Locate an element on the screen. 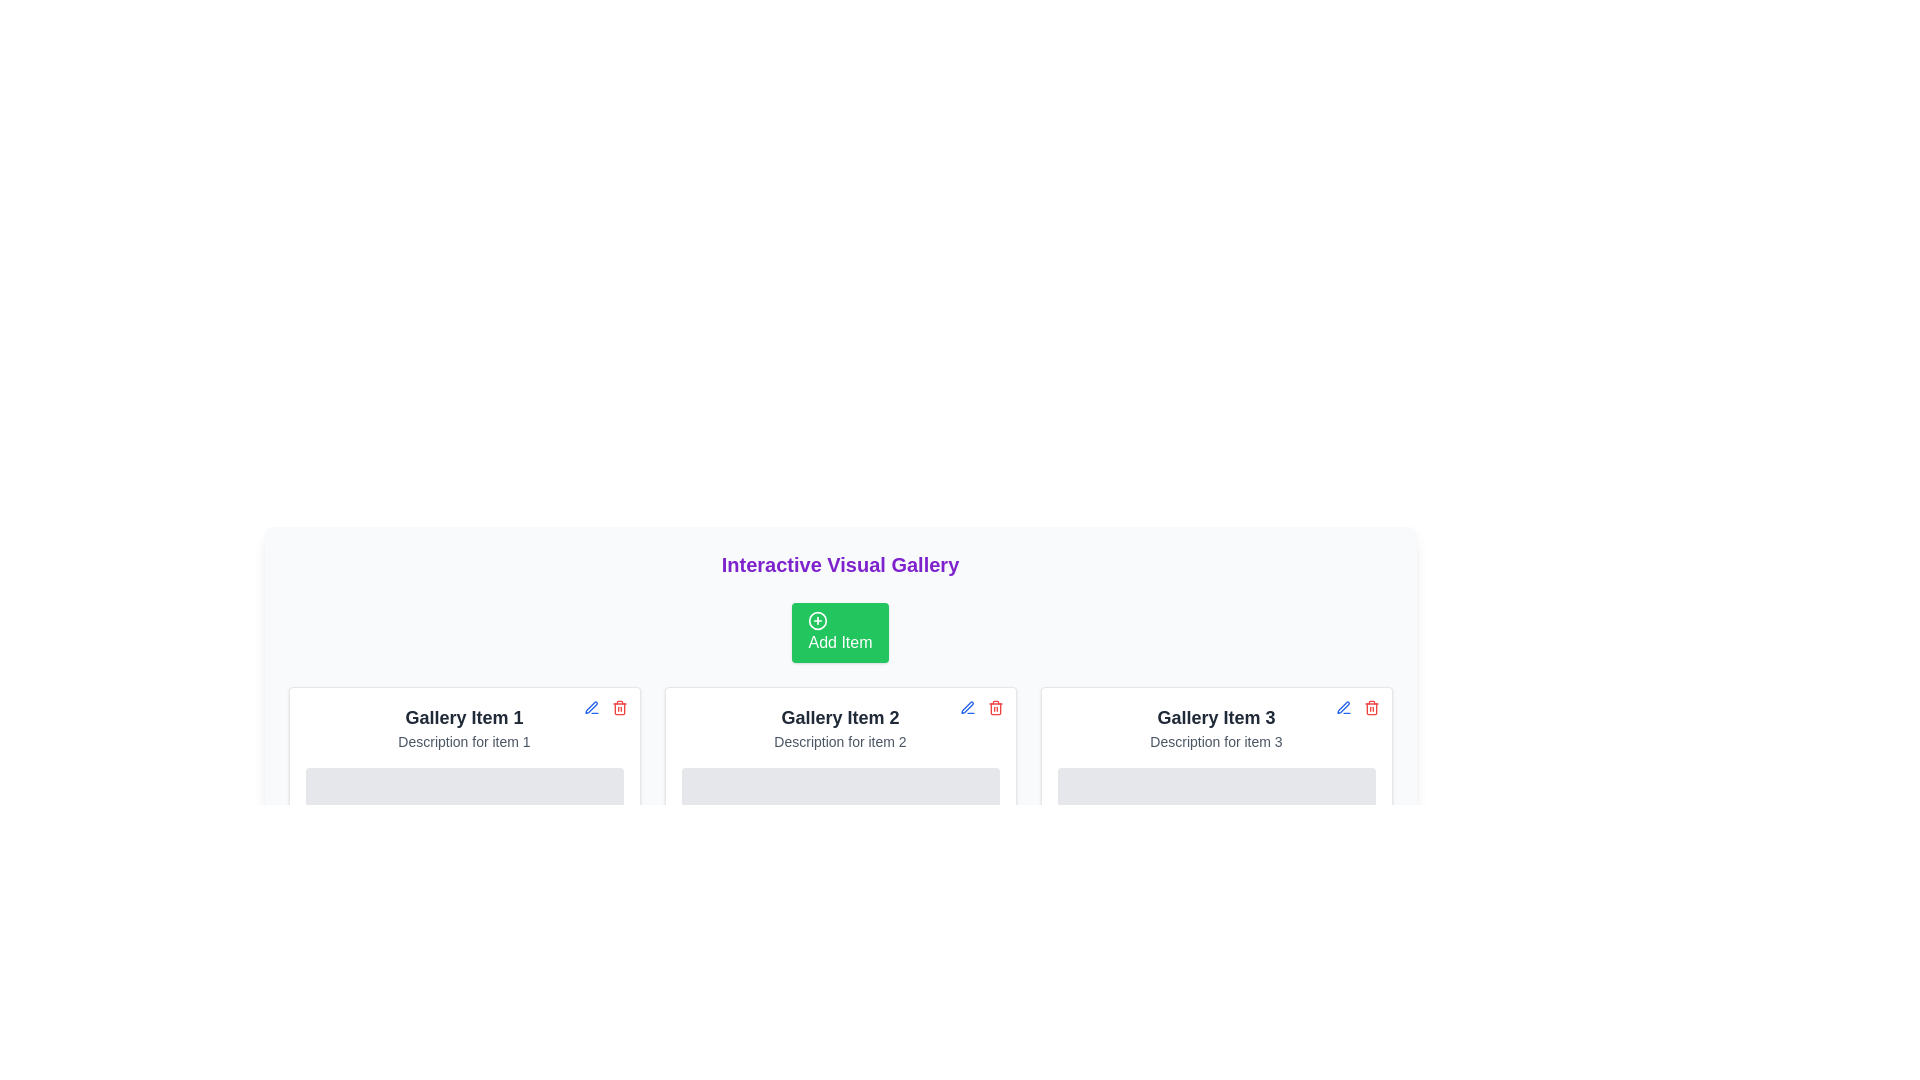  the static text element that provides supplementary information about 'Gallery Item 1', located at the lower portion of the first card in the gallery layout is located at coordinates (463, 741).